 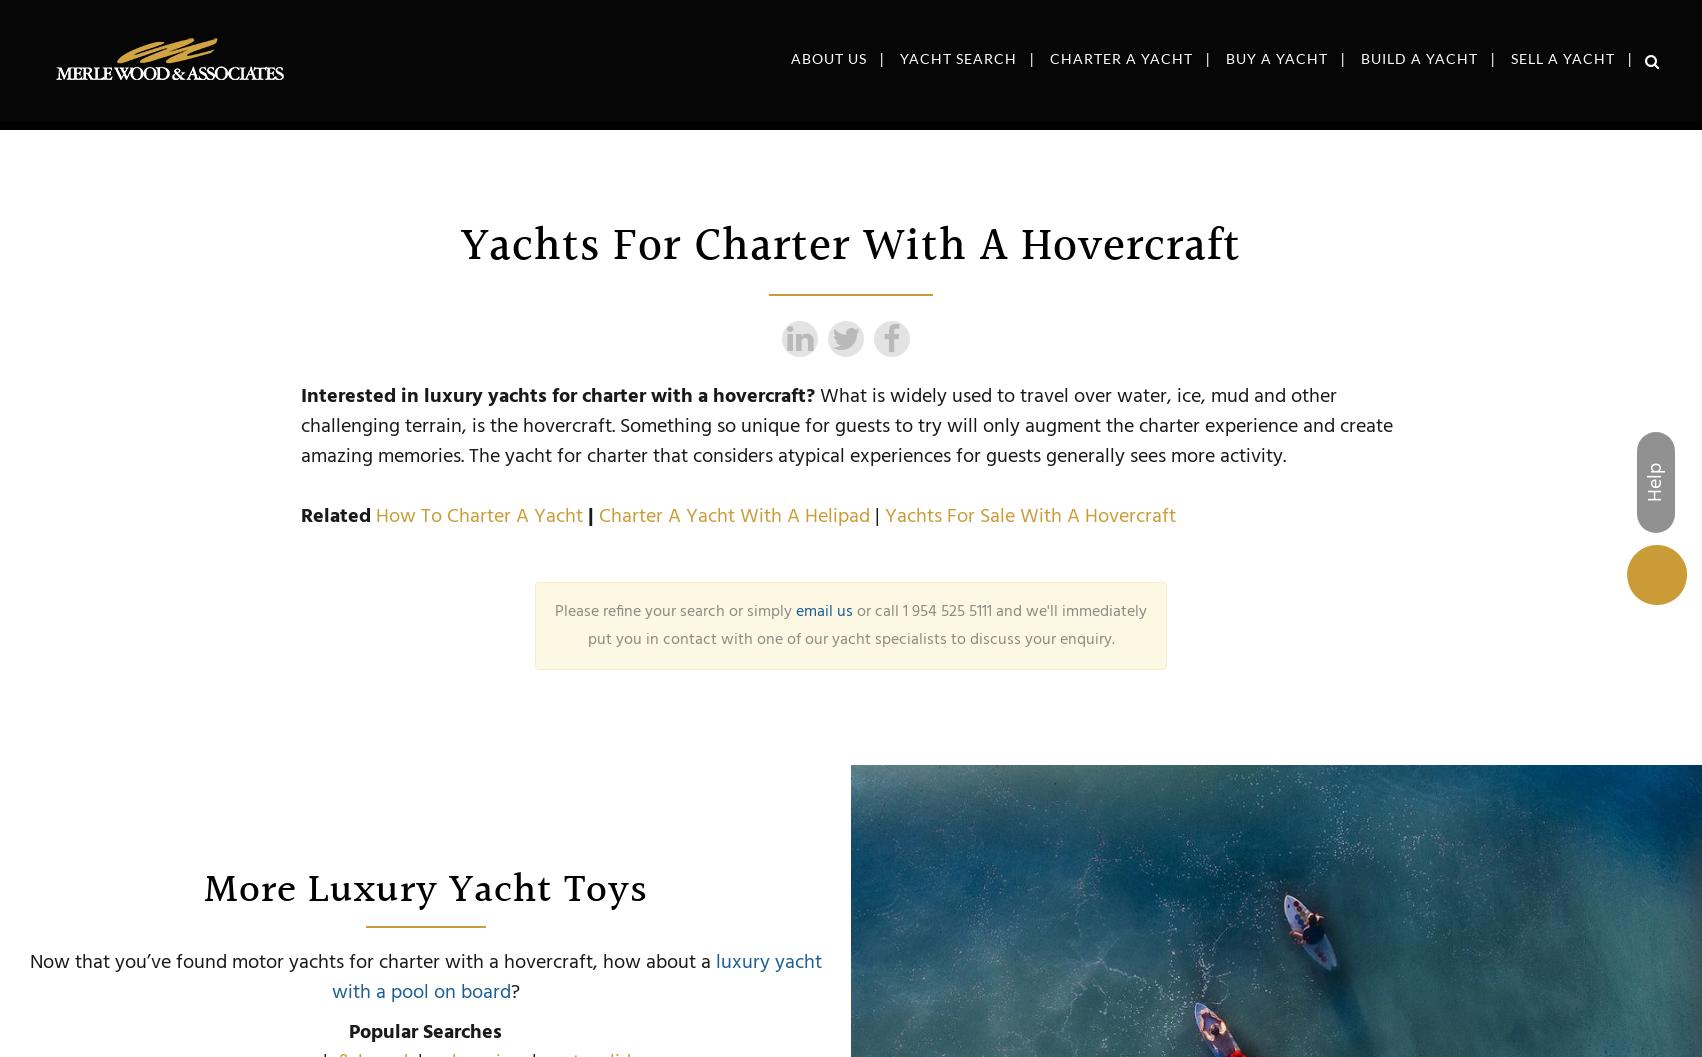 What do you see at coordinates (851, 246) in the screenshot?
I see `'Yachts For Charter With A Hovercraft'` at bounding box center [851, 246].